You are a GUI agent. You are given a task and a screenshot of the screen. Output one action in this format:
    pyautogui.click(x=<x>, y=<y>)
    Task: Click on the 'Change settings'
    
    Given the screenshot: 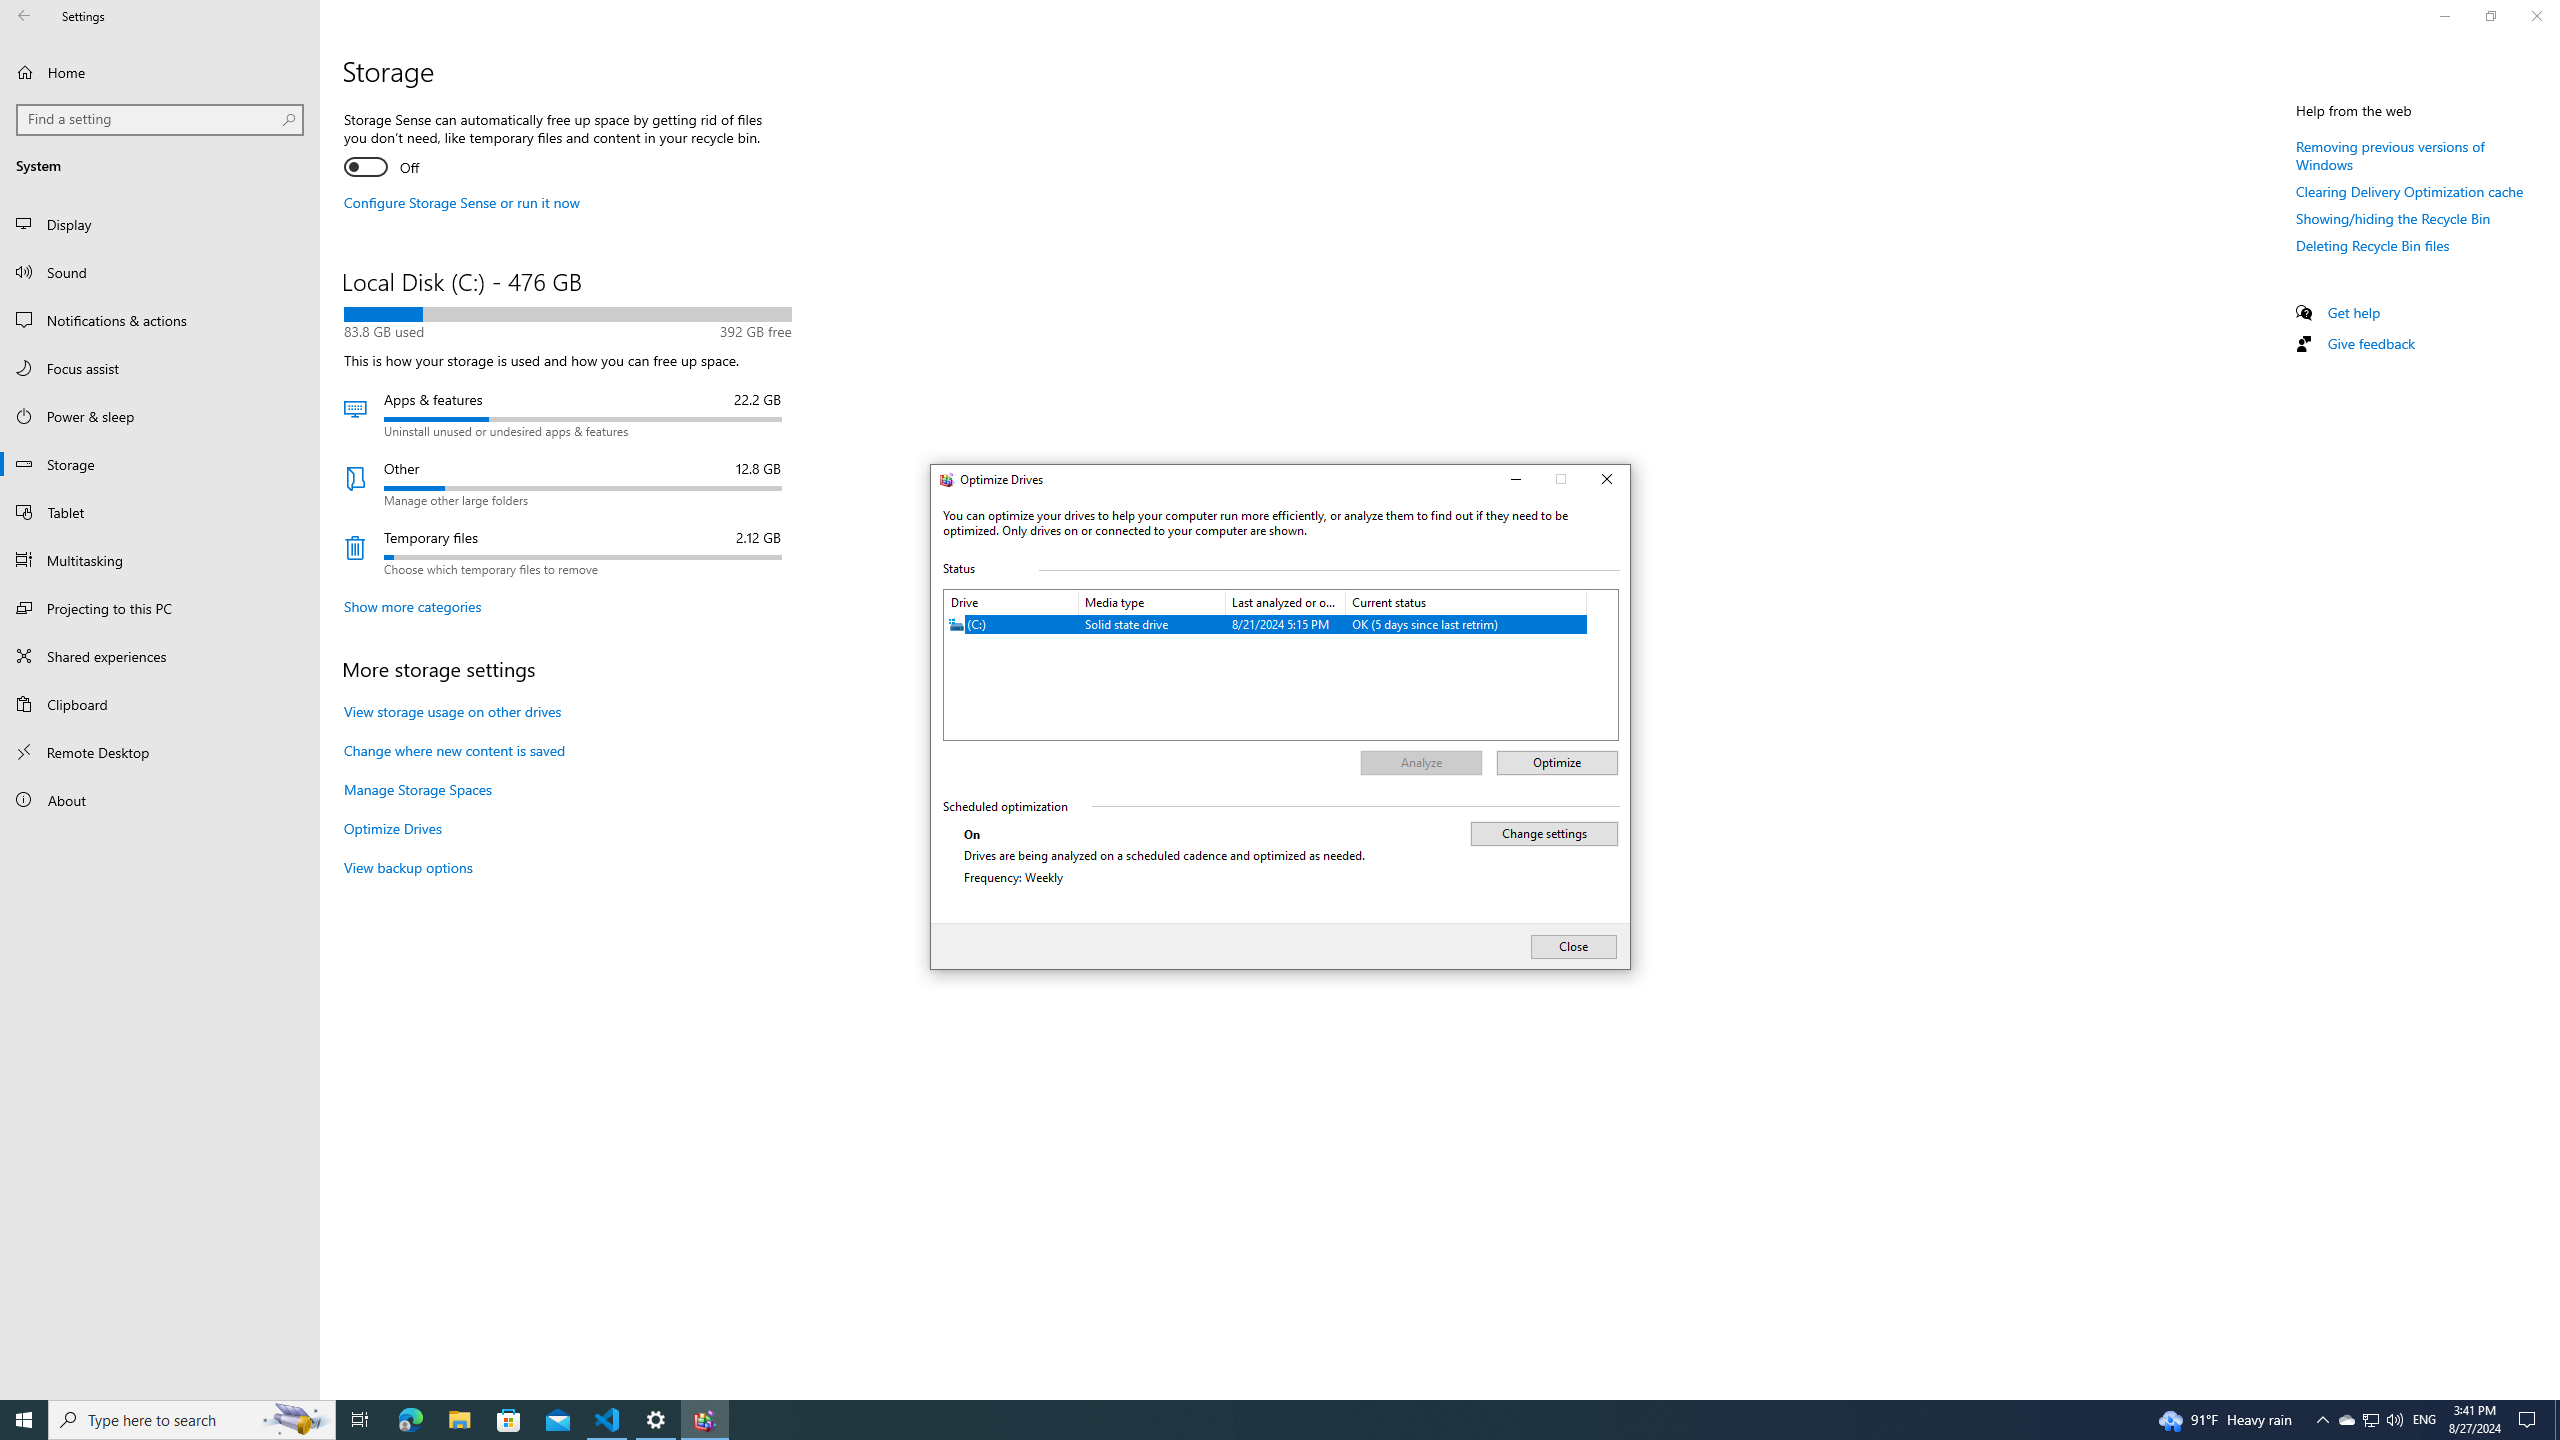 What is the action you would take?
    pyautogui.click(x=1542, y=832)
    